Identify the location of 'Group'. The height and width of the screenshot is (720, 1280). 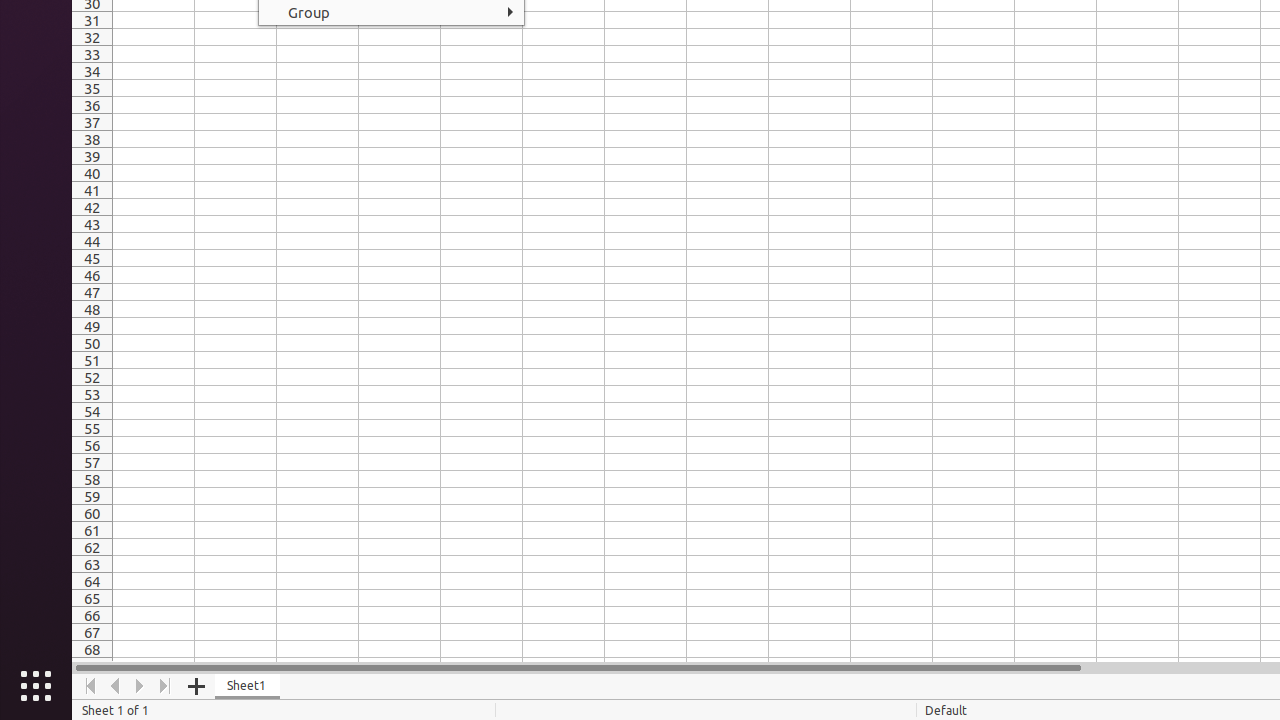
(391, 12).